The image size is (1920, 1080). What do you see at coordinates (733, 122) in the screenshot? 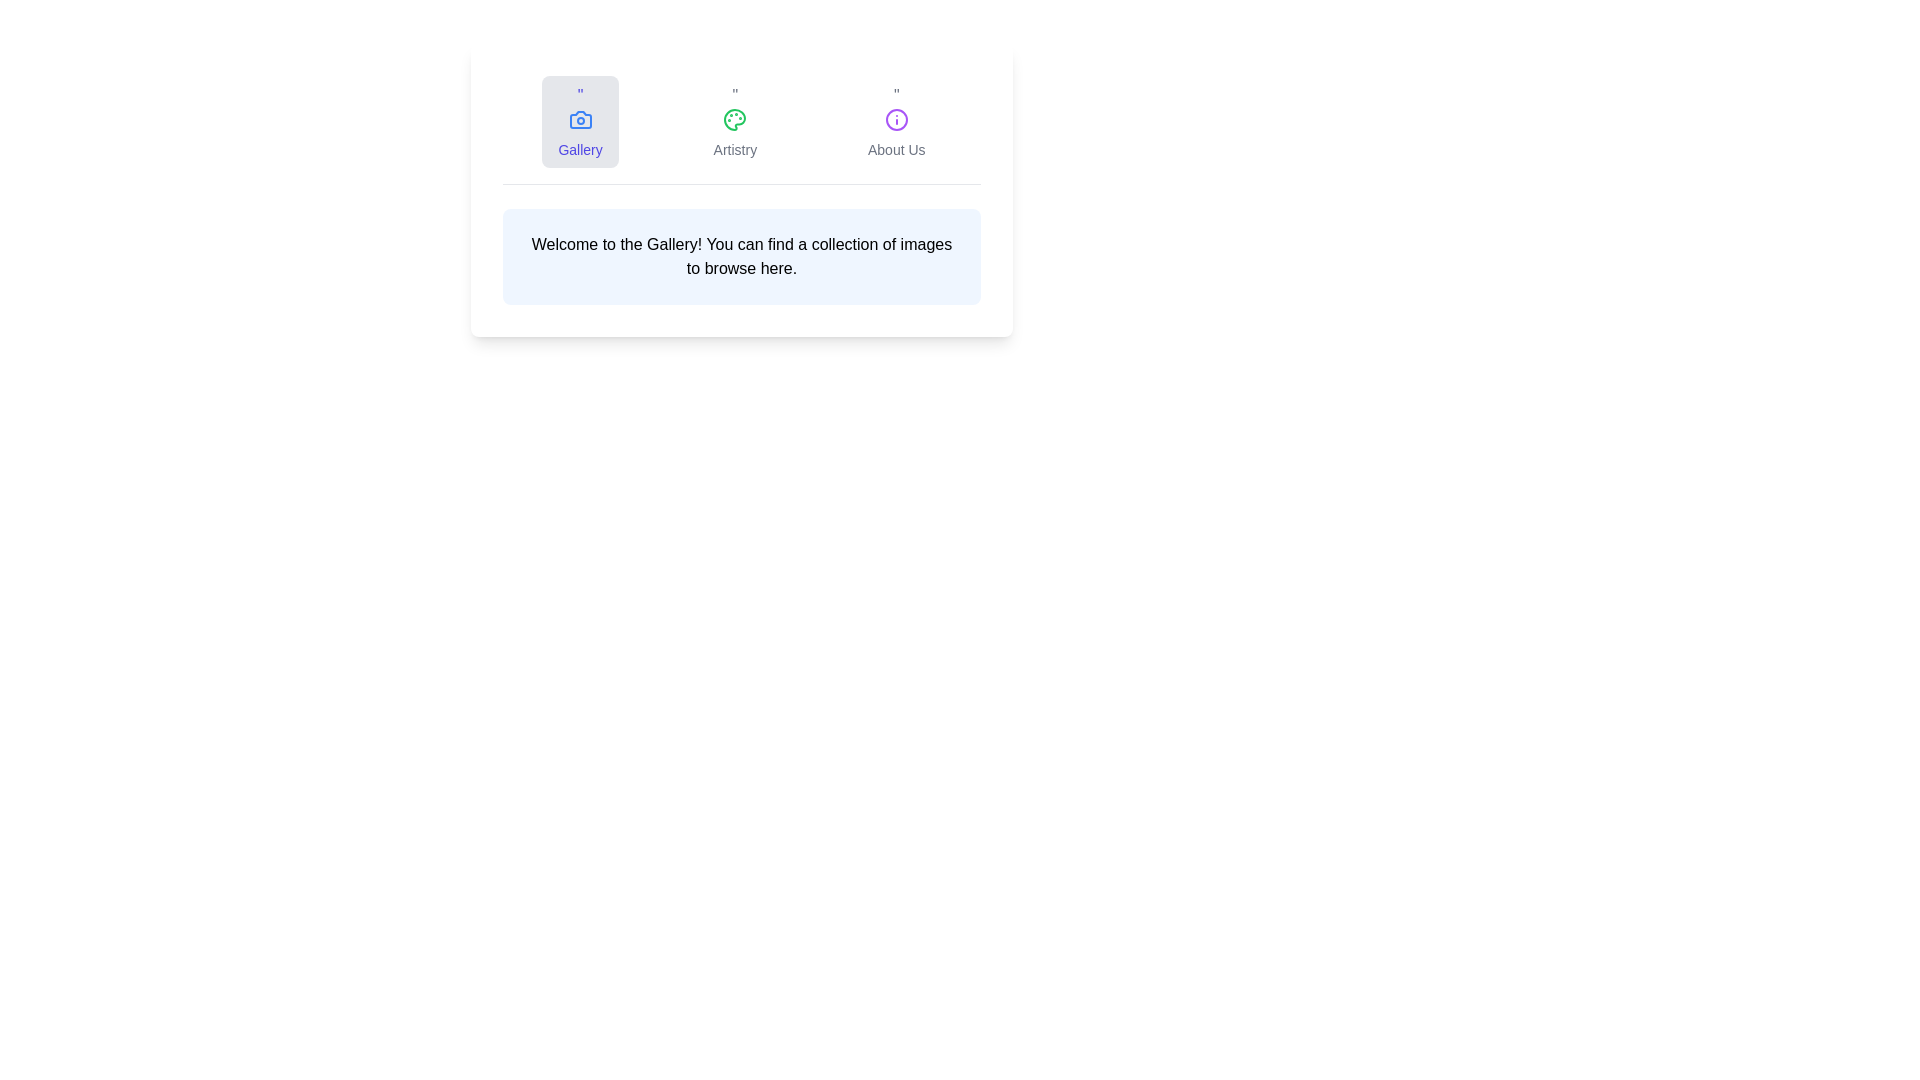
I see `the tab button labeled Artistry to observe the hover effect` at bounding box center [733, 122].